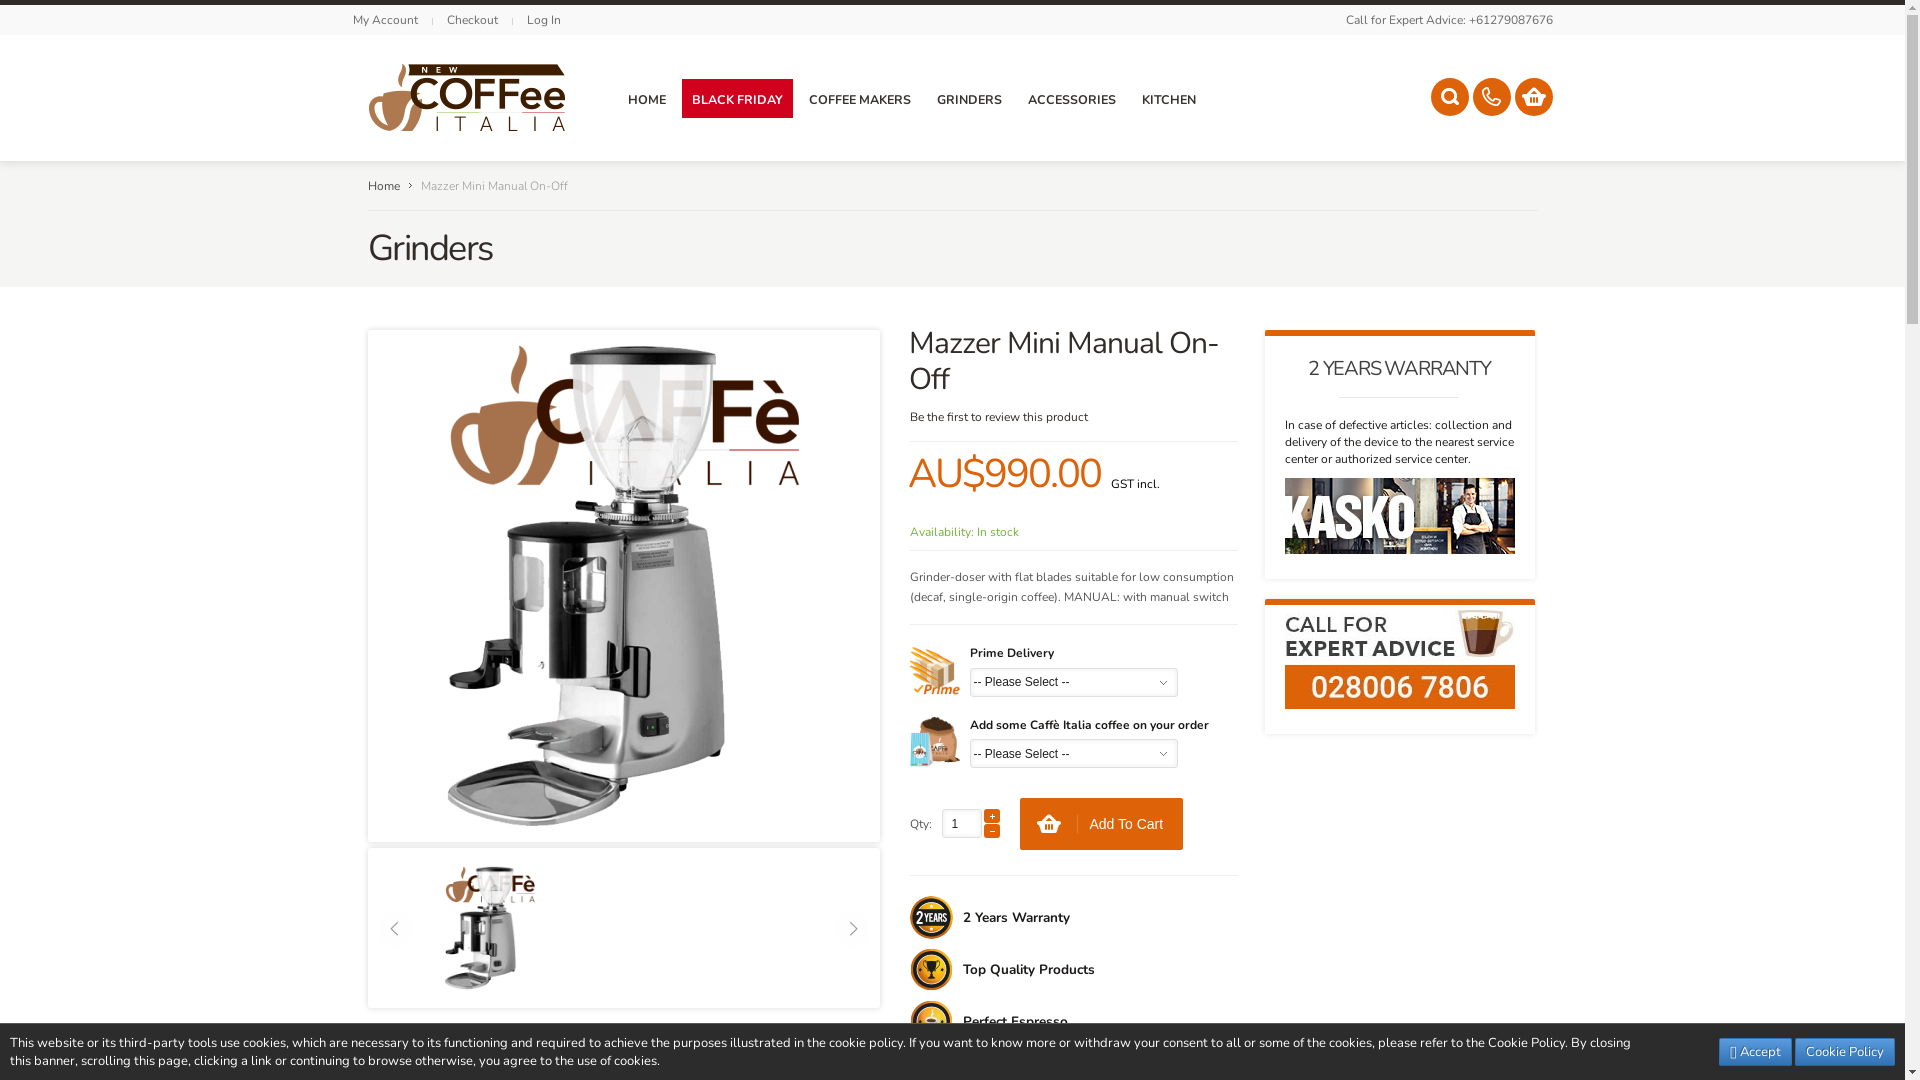 Image resolution: width=1920 pixels, height=1080 pixels. Describe the element at coordinates (1717, 1051) in the screenshot. I see `'Accept'` at that location.